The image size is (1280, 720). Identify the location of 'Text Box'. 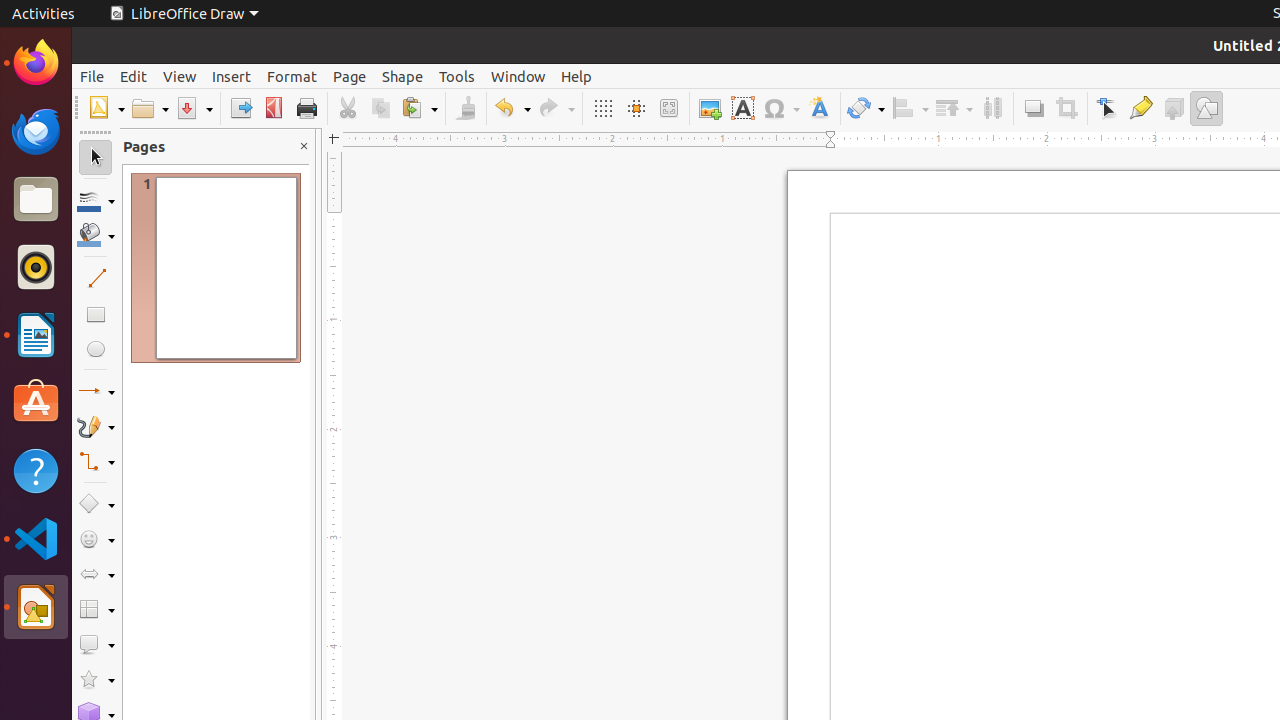
(741, 108).